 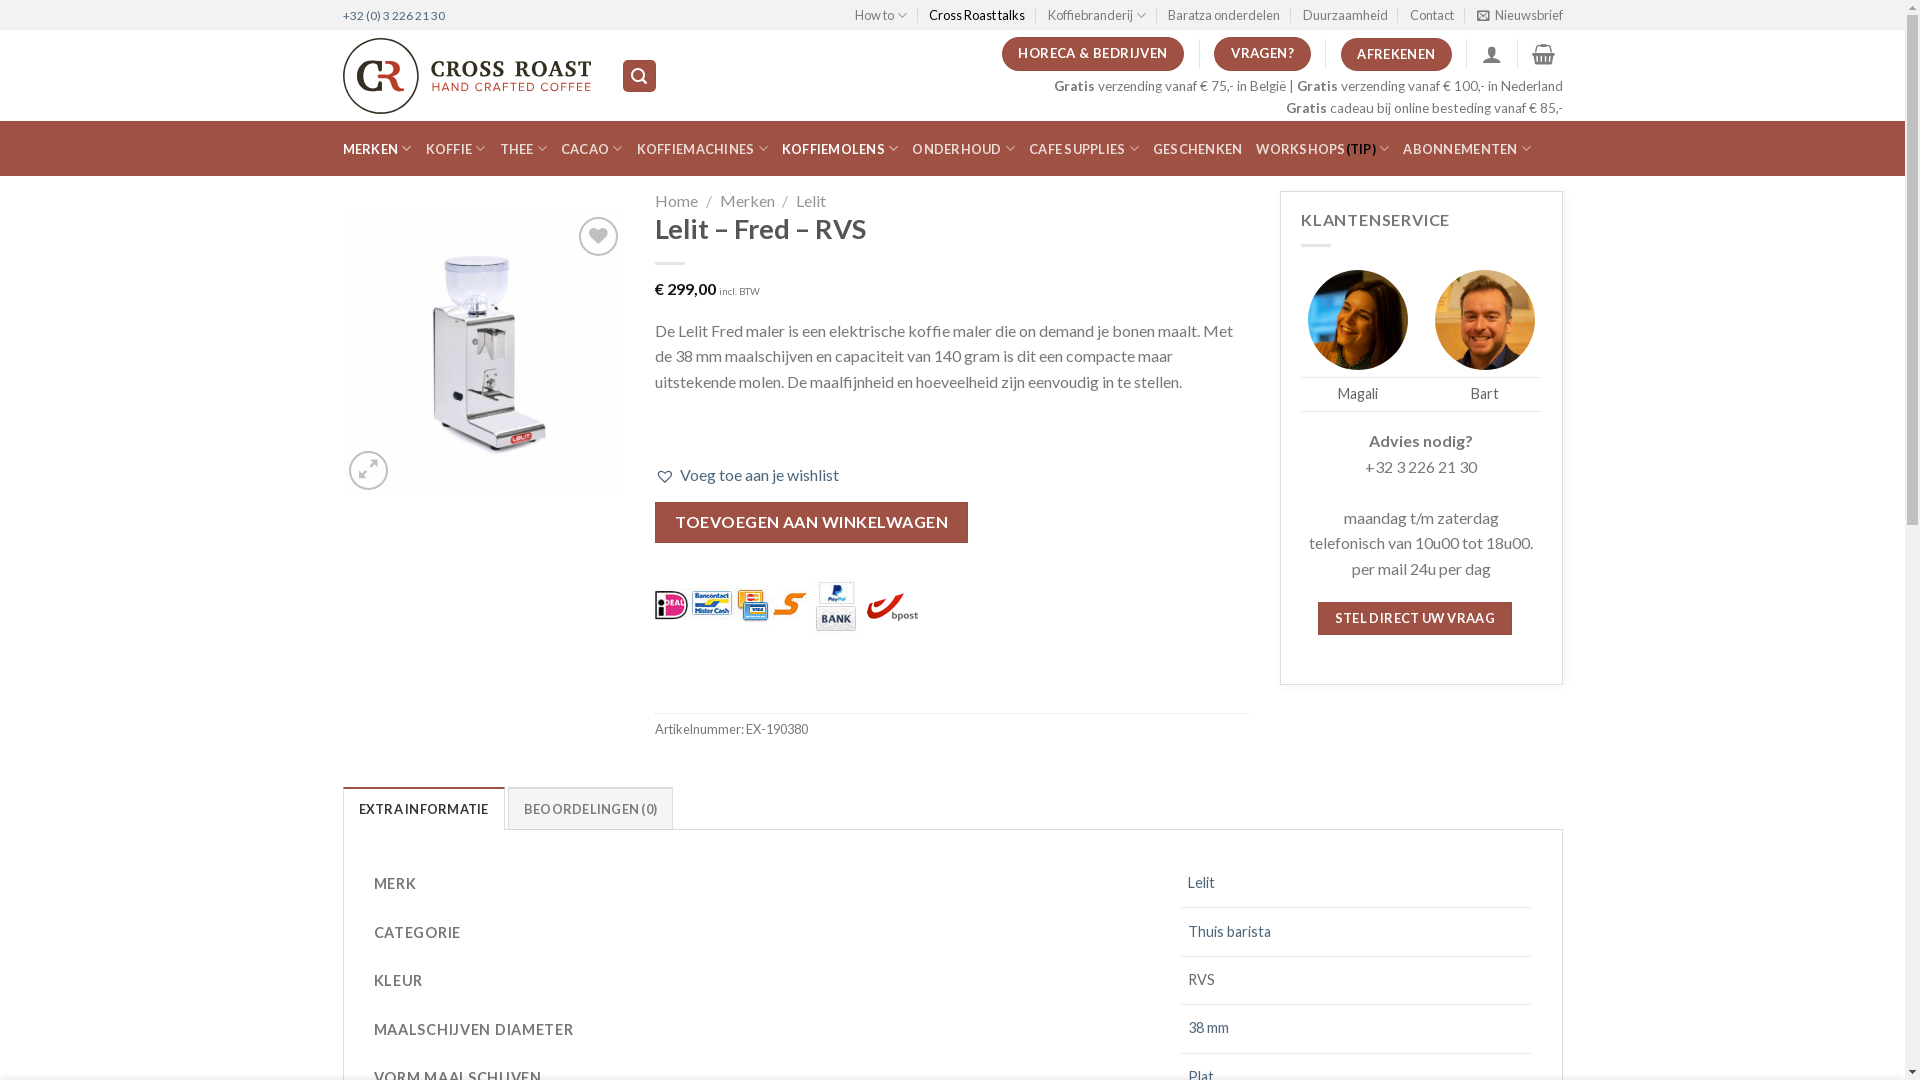 What do you see at coordinates (1255, 148) in the screenshot?
I see `'WORKSHOPS` at bounding box center [1255, 148].